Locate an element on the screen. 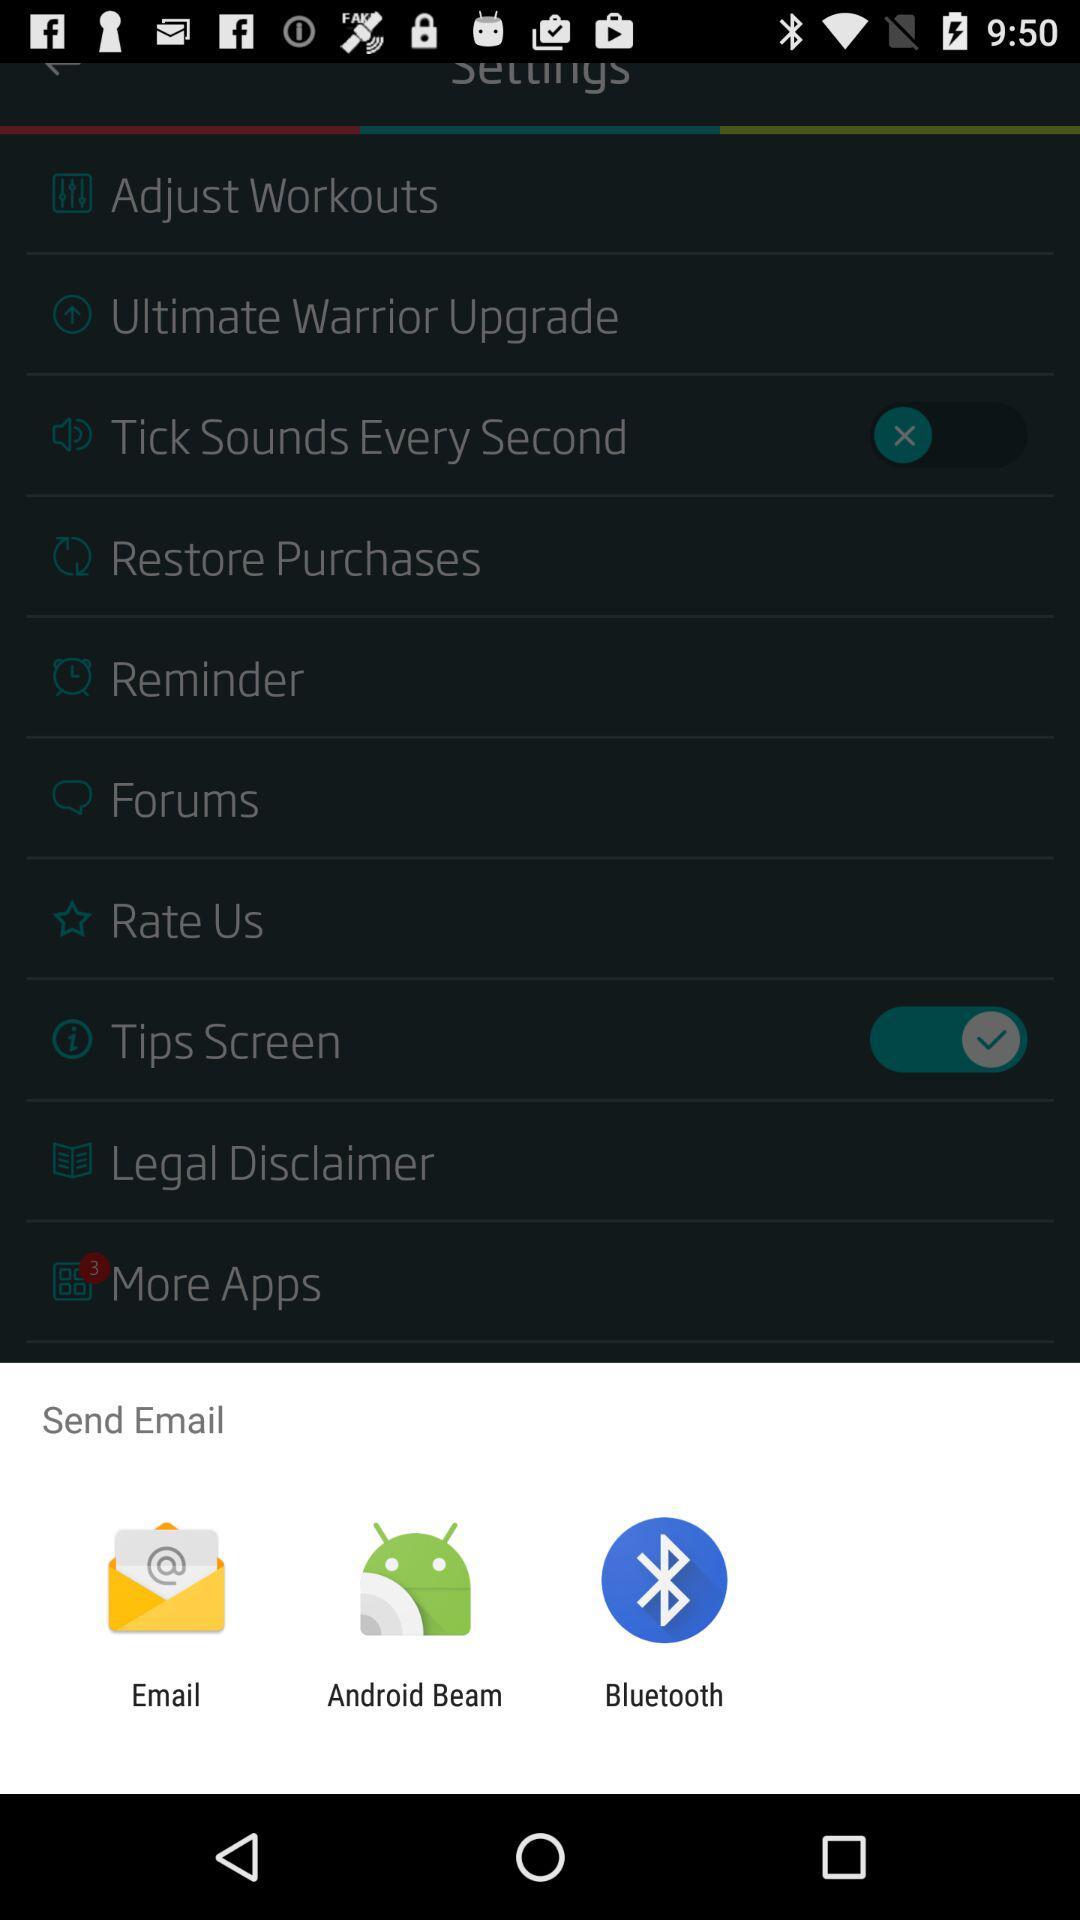 The width and height of the screenshot is (1080, 1920). the android beam item is located at coordinates (414, 1711).